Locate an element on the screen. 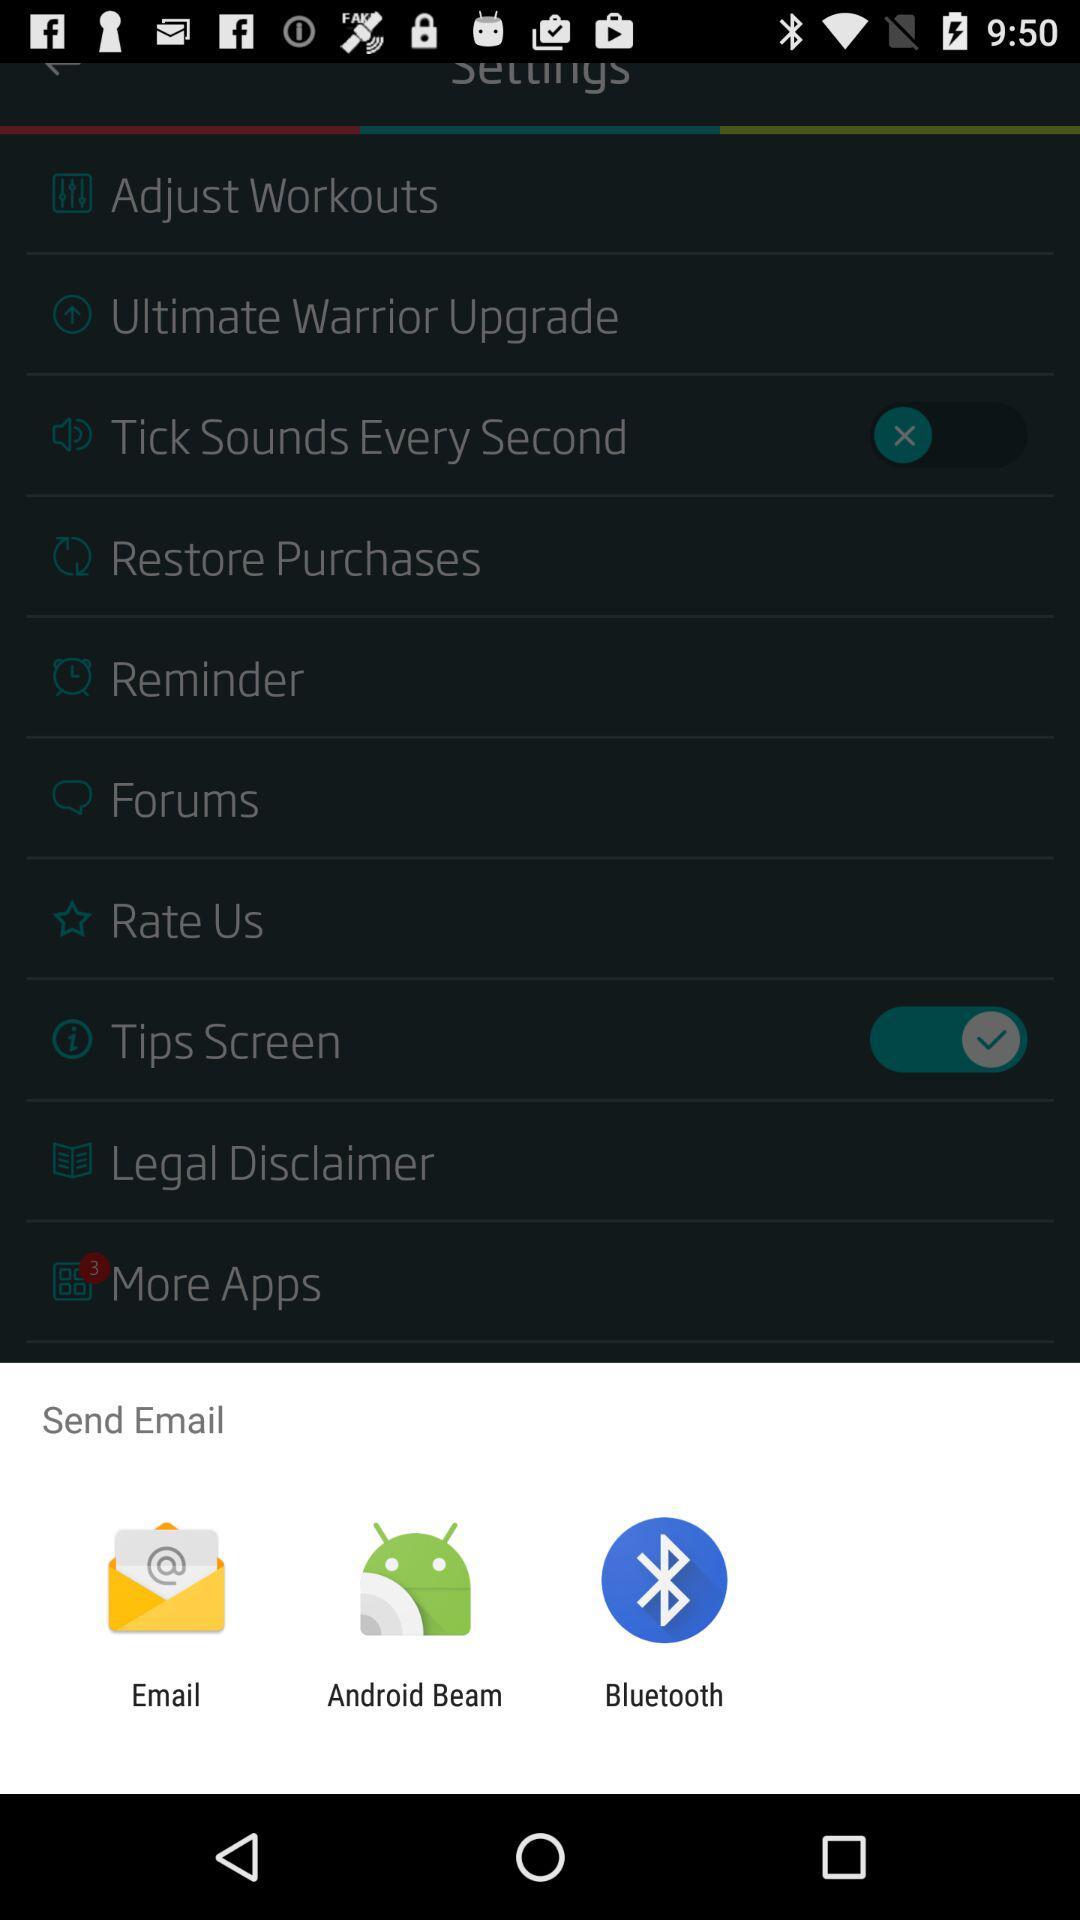 The width and height of the screenshot is (1080, 1920). the android beam item is located at coordinates (414, 1711).